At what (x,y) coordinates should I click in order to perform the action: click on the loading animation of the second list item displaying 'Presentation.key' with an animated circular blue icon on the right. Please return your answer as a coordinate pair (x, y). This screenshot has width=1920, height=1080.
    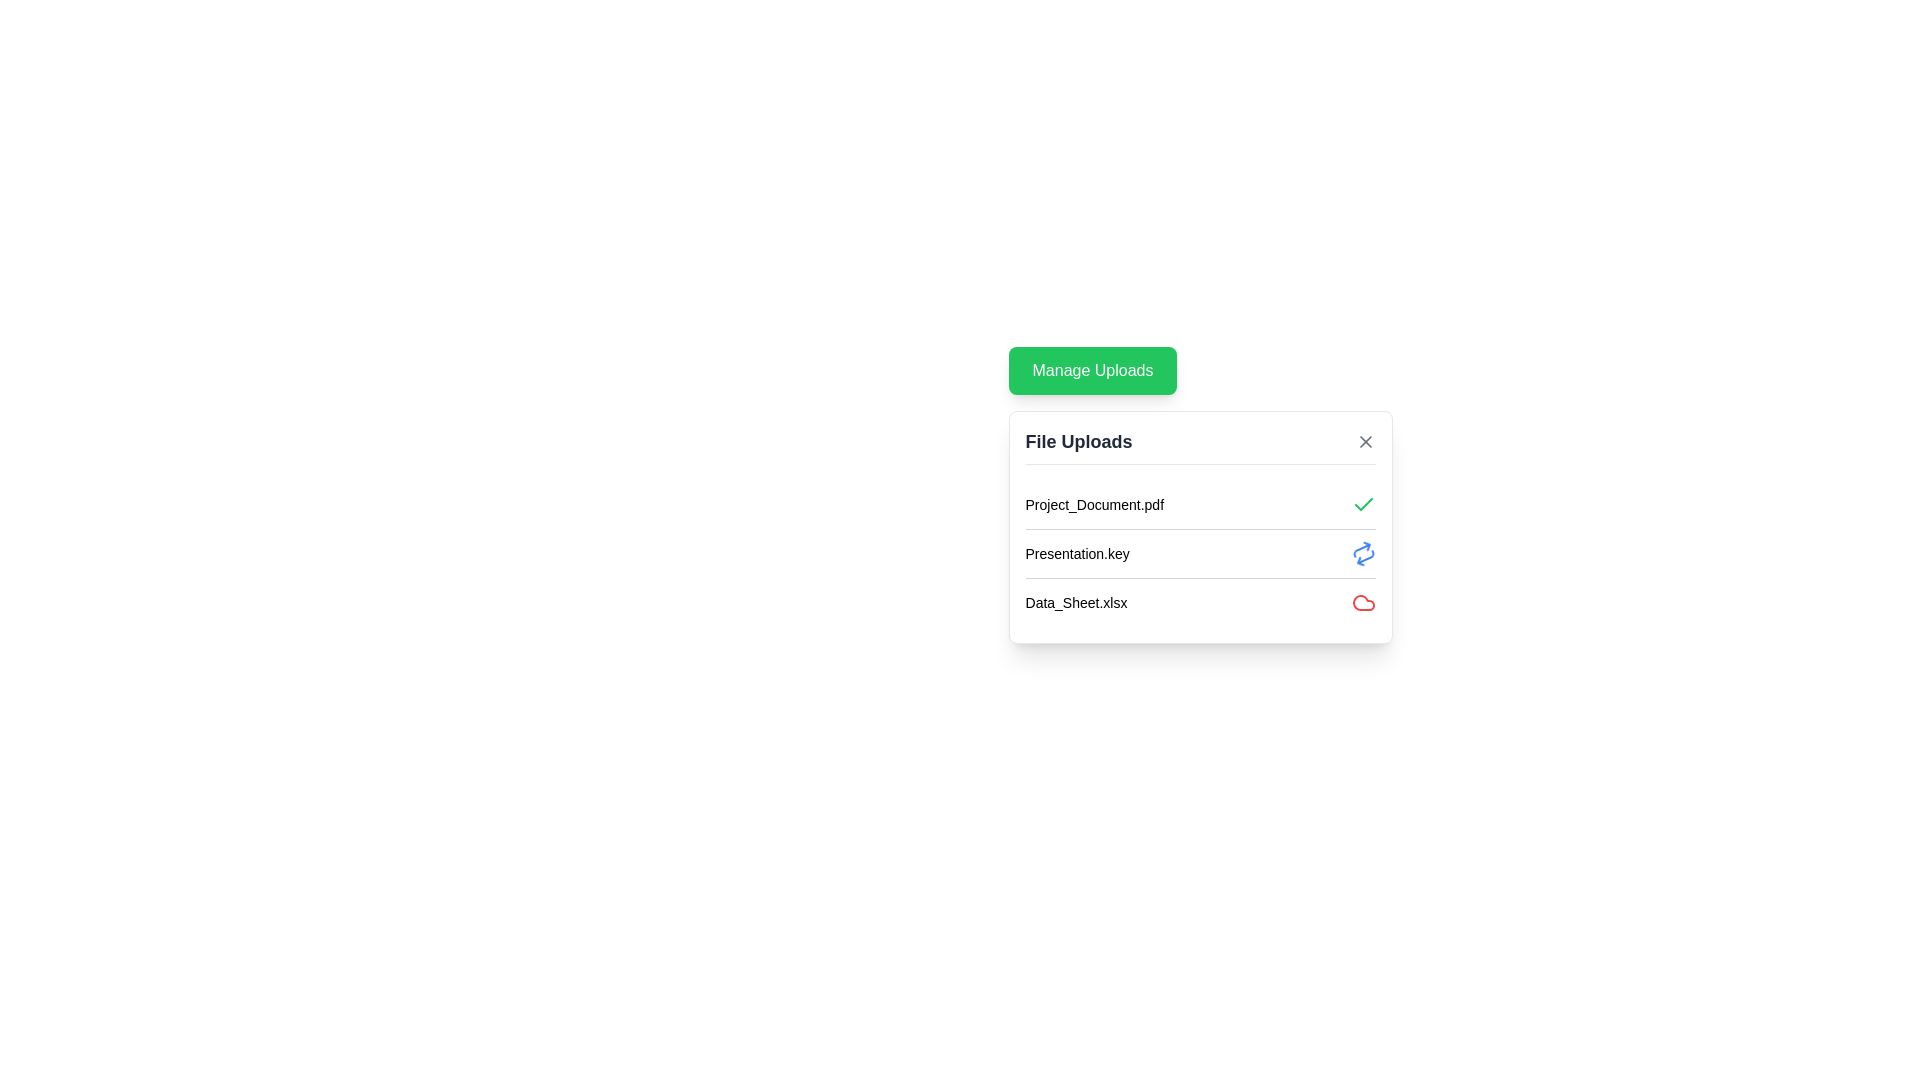
    Looking at the image, I should click on (1200, 553).